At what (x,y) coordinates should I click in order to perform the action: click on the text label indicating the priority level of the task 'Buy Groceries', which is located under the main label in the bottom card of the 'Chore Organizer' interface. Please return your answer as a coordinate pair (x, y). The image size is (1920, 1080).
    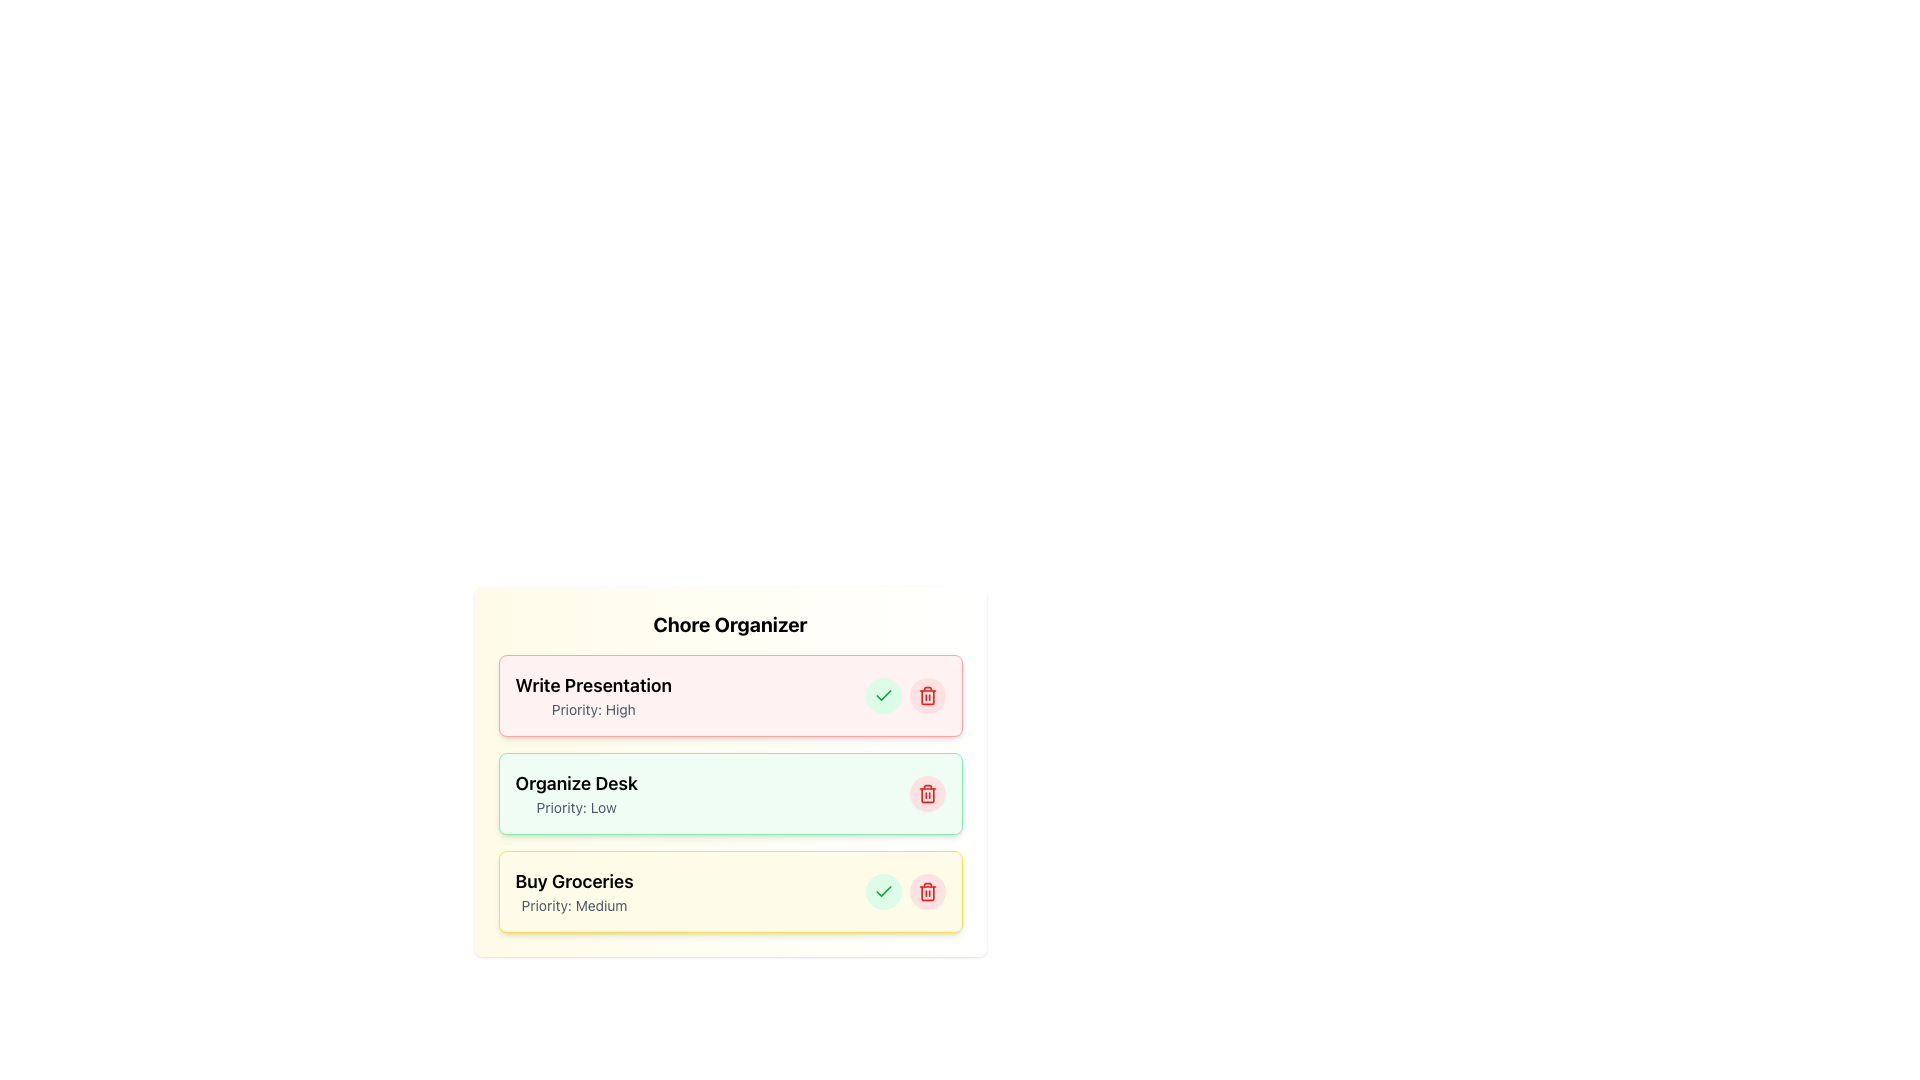
    Looking at the image, I should click on (573, 906).